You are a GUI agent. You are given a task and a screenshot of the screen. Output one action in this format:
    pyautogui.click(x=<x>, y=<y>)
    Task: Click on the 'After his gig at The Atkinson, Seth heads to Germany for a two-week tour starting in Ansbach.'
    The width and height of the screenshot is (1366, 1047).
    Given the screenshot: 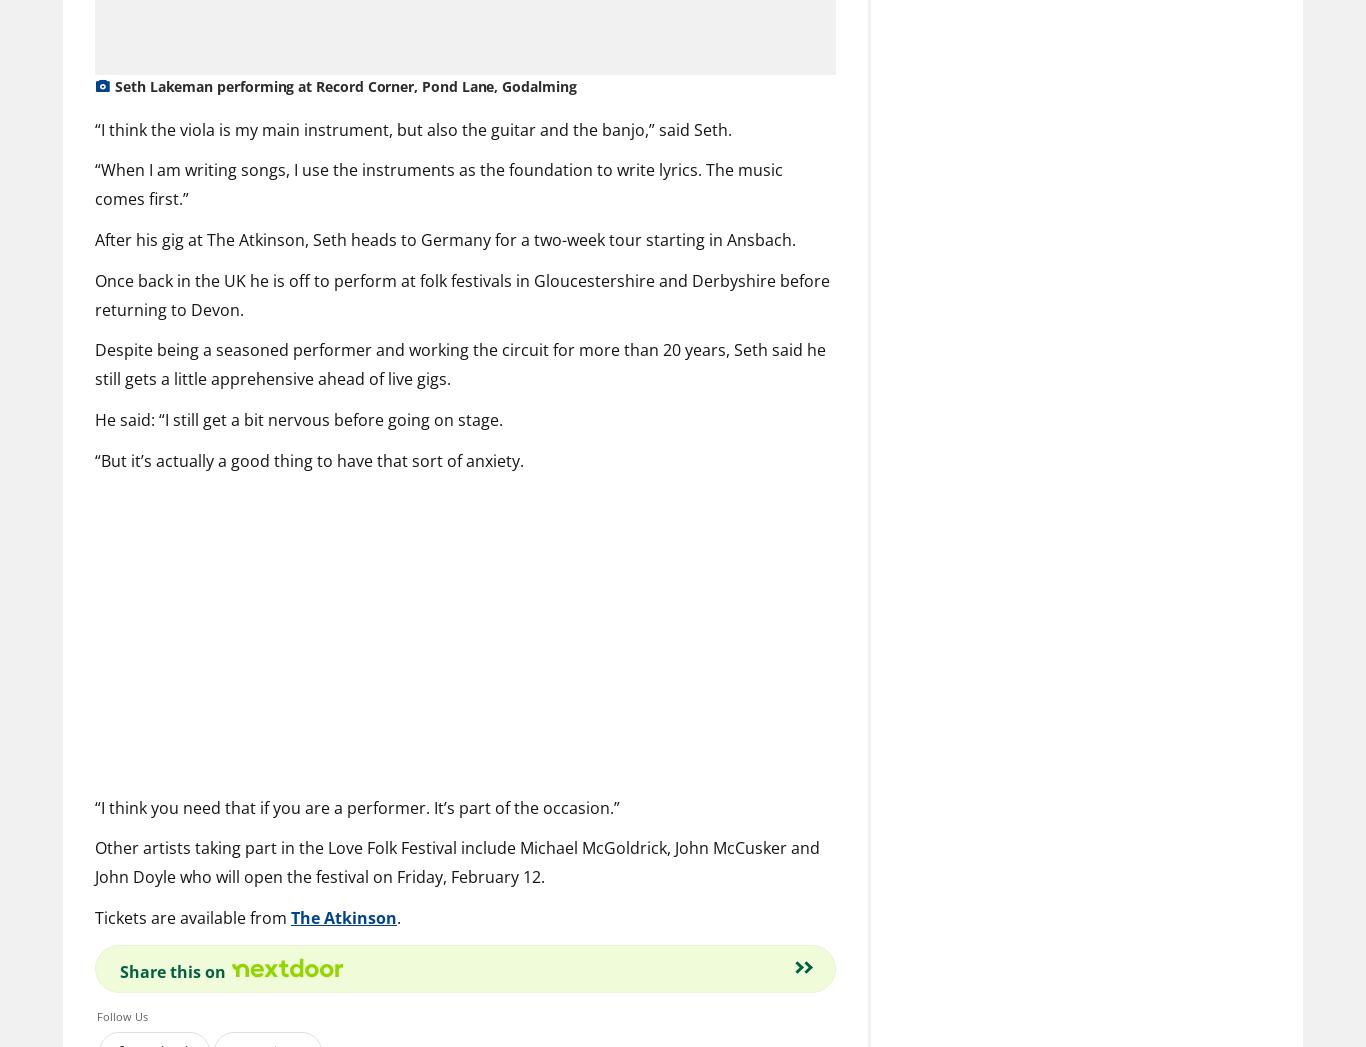 What is the action you would take?
    pyautogui.click(x=444, y=239)
    